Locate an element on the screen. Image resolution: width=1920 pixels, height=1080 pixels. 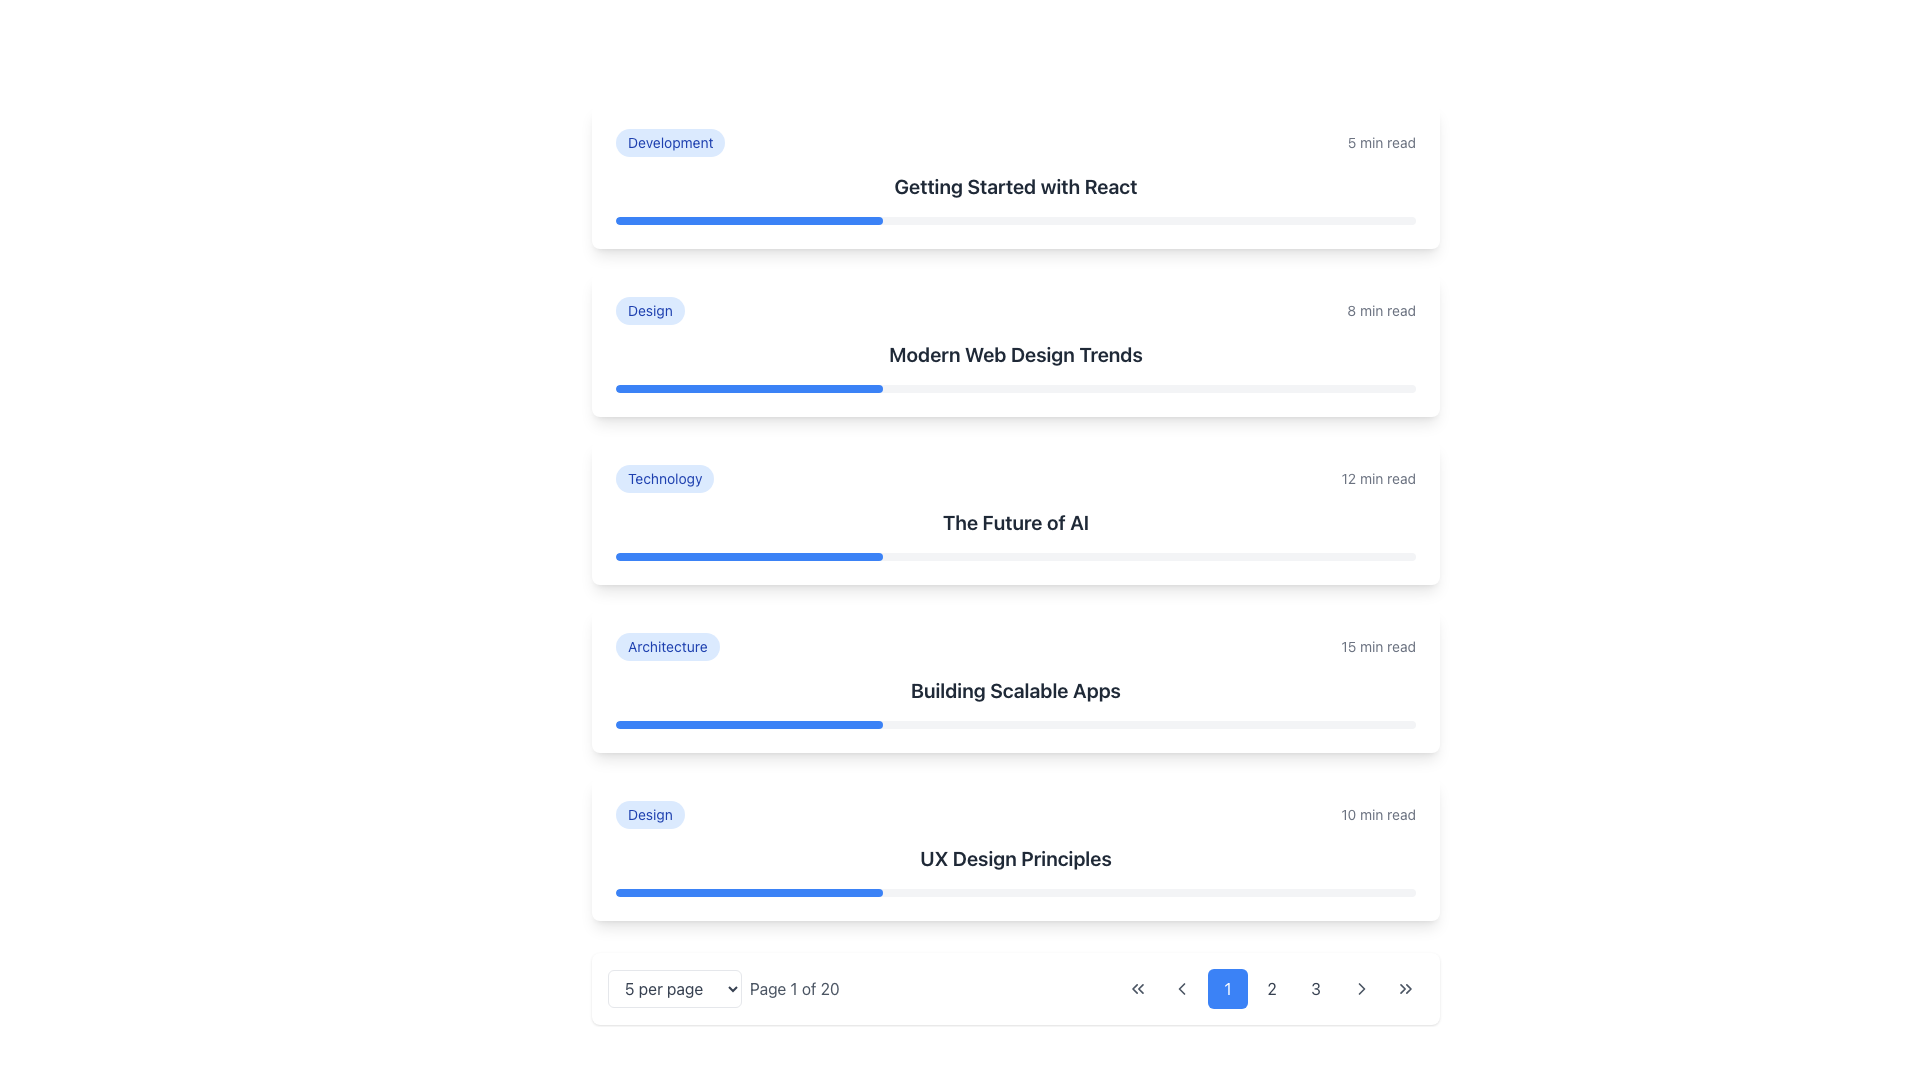
the fourth card in the vertical list of six cards is located at coordinates (1016, 680).